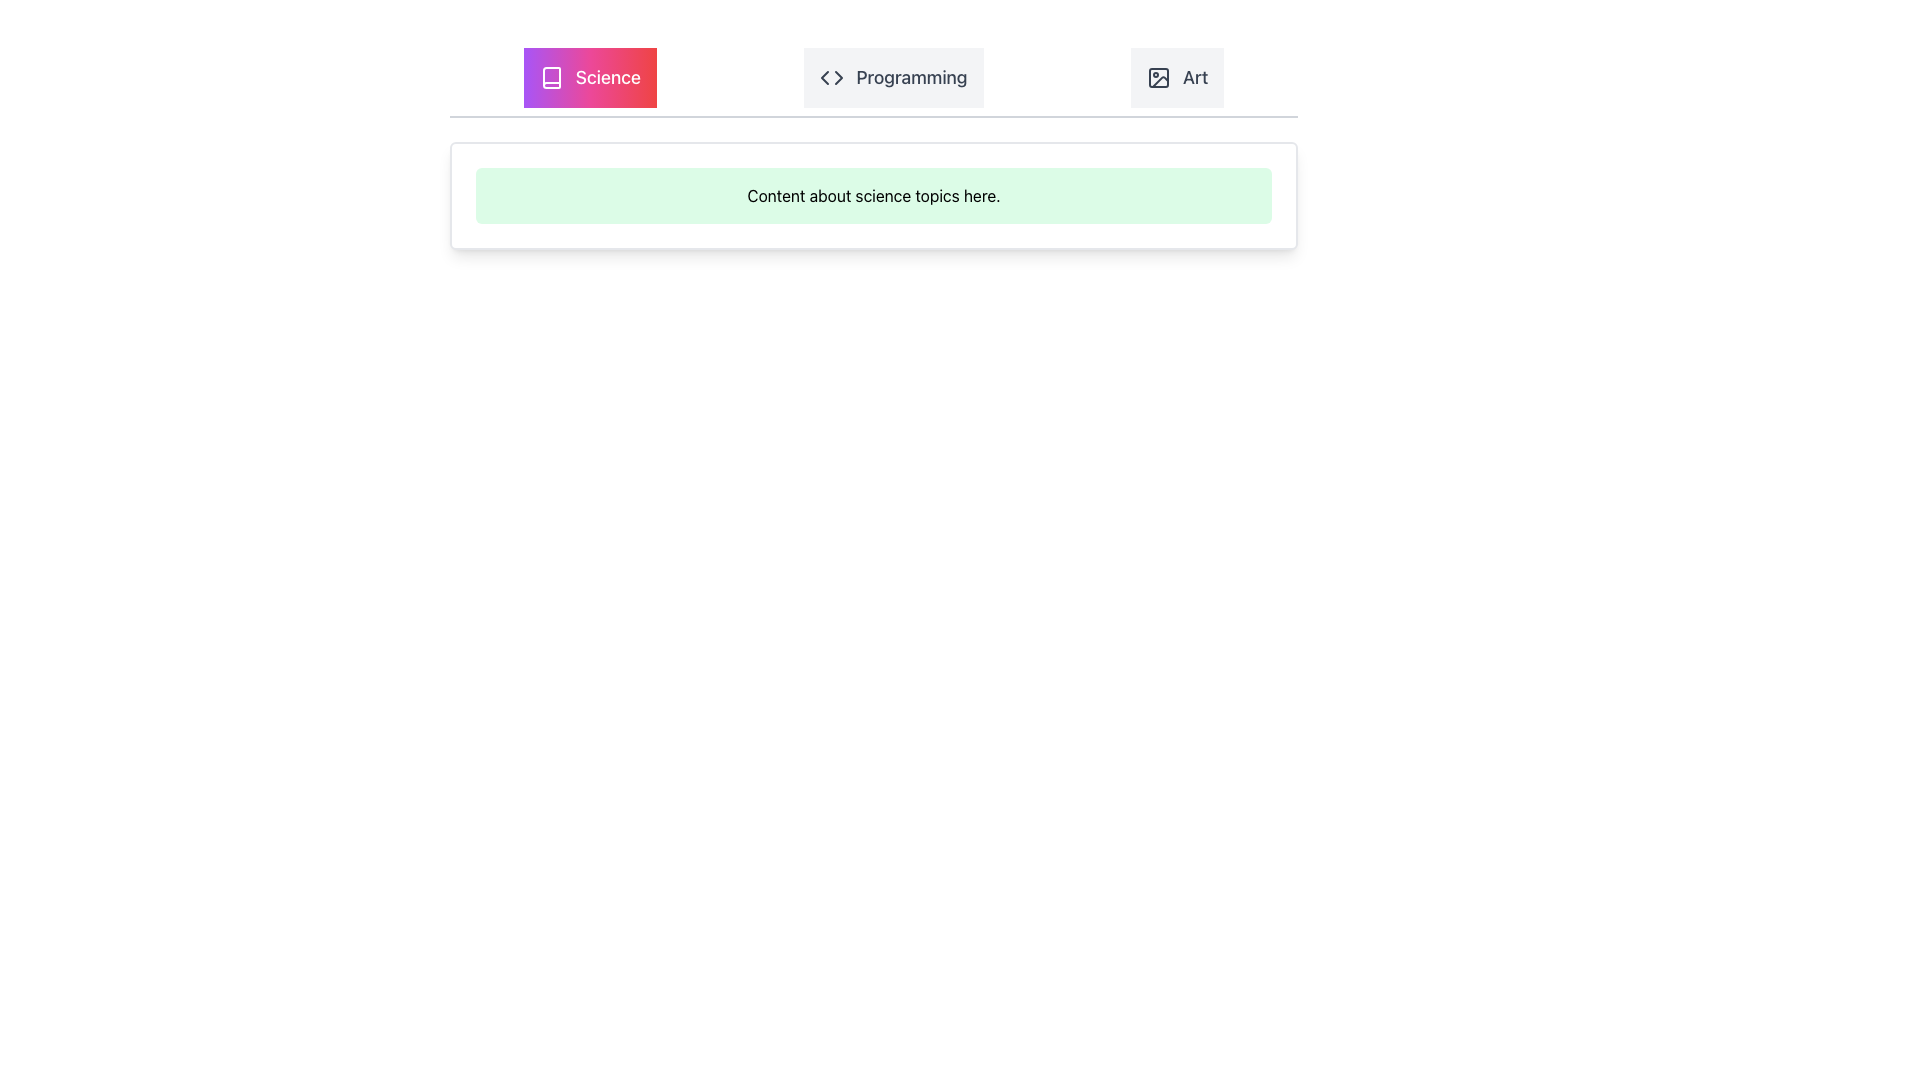  I want to click on the 'Science' text label, so click(607, 76).